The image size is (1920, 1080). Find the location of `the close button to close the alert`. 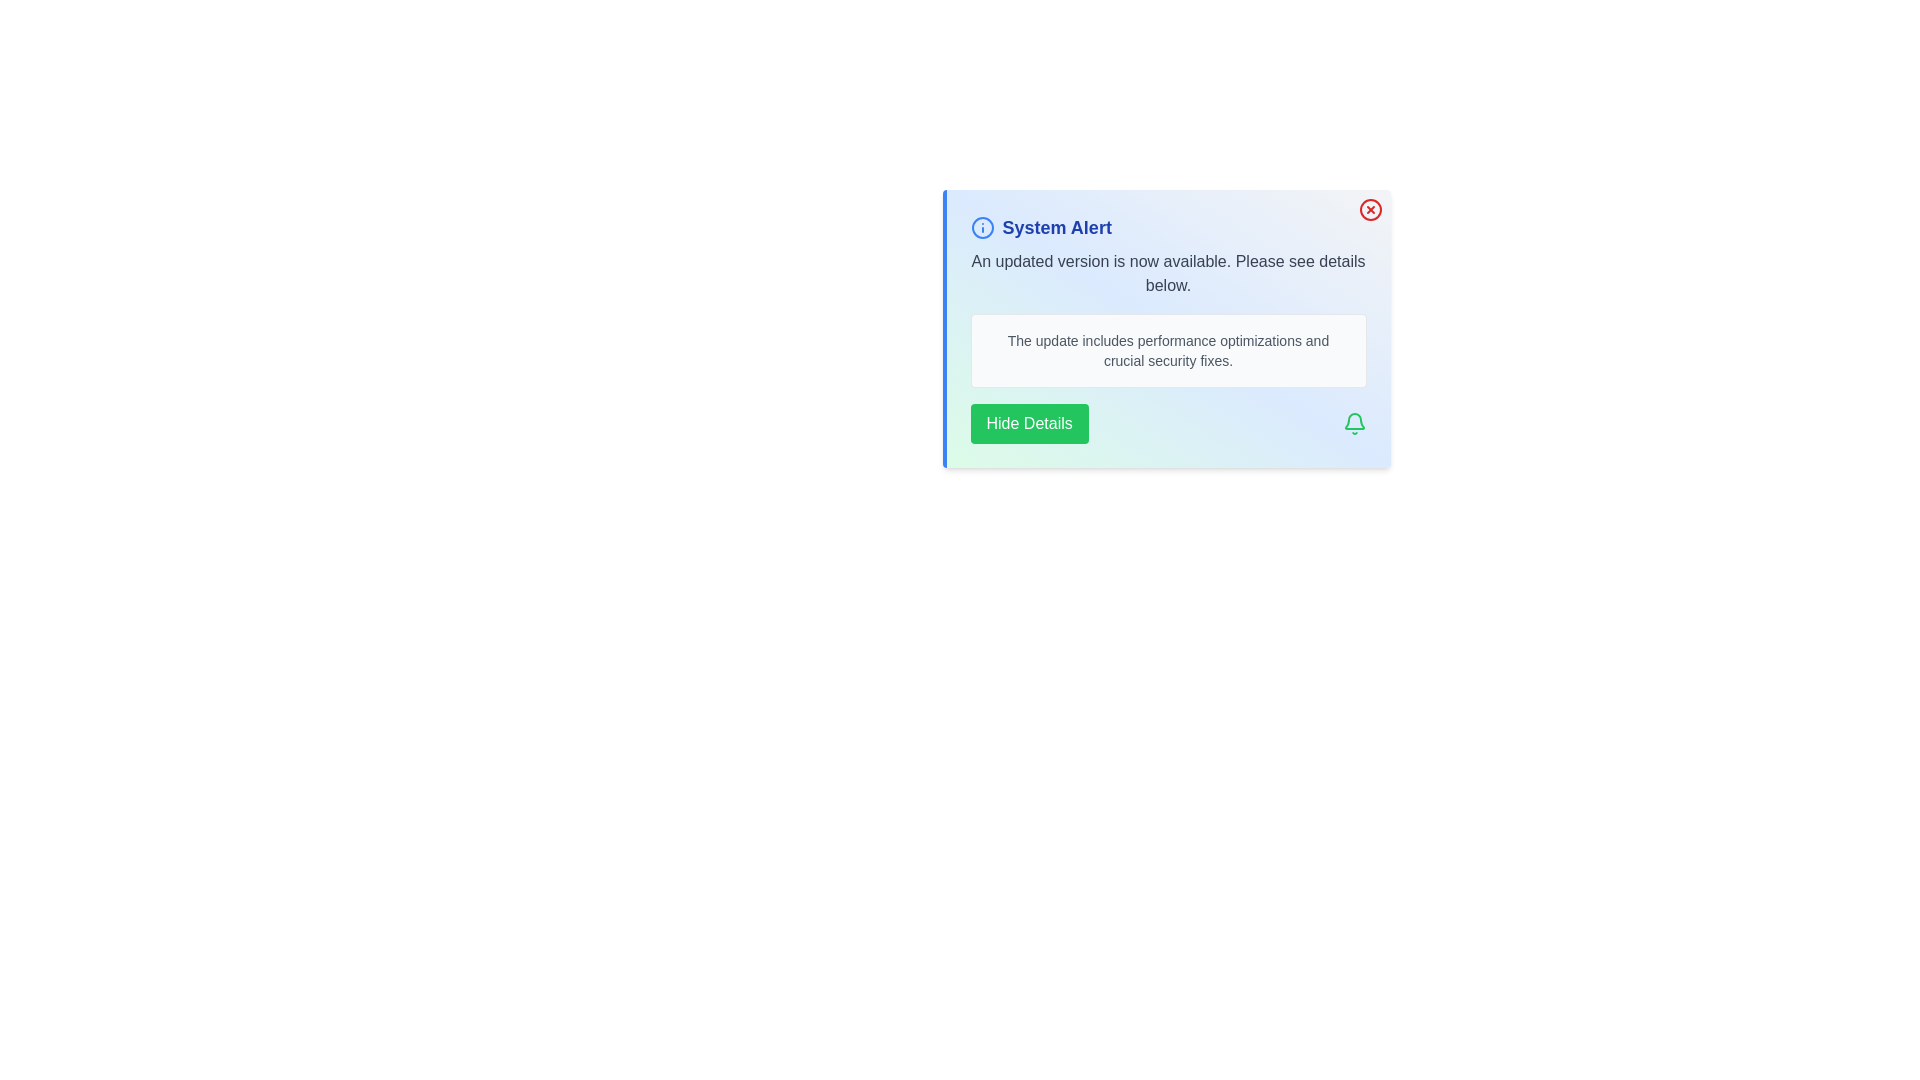

the close button to close the alert is located at coordinates (1369, 209).